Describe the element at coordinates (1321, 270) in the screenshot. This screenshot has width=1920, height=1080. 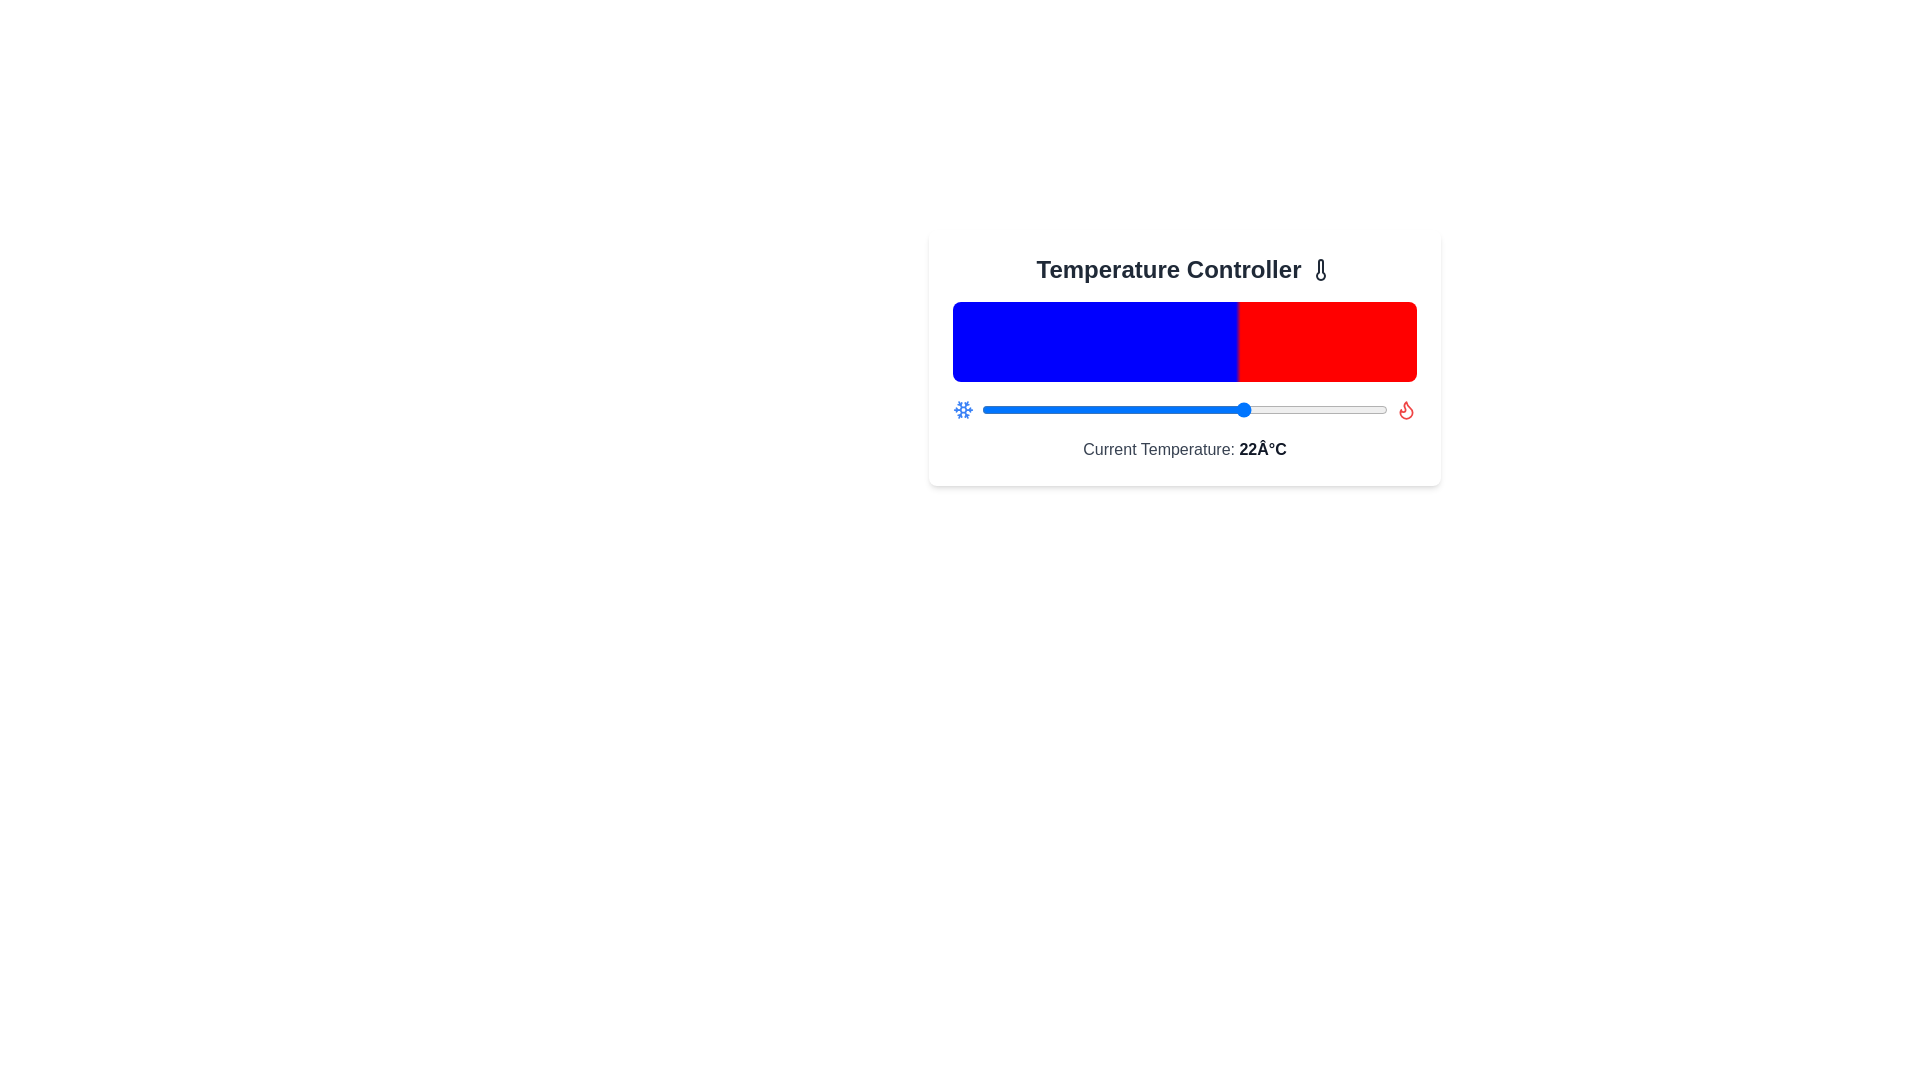
I see `the thermometer icon to interact with it` at that location.